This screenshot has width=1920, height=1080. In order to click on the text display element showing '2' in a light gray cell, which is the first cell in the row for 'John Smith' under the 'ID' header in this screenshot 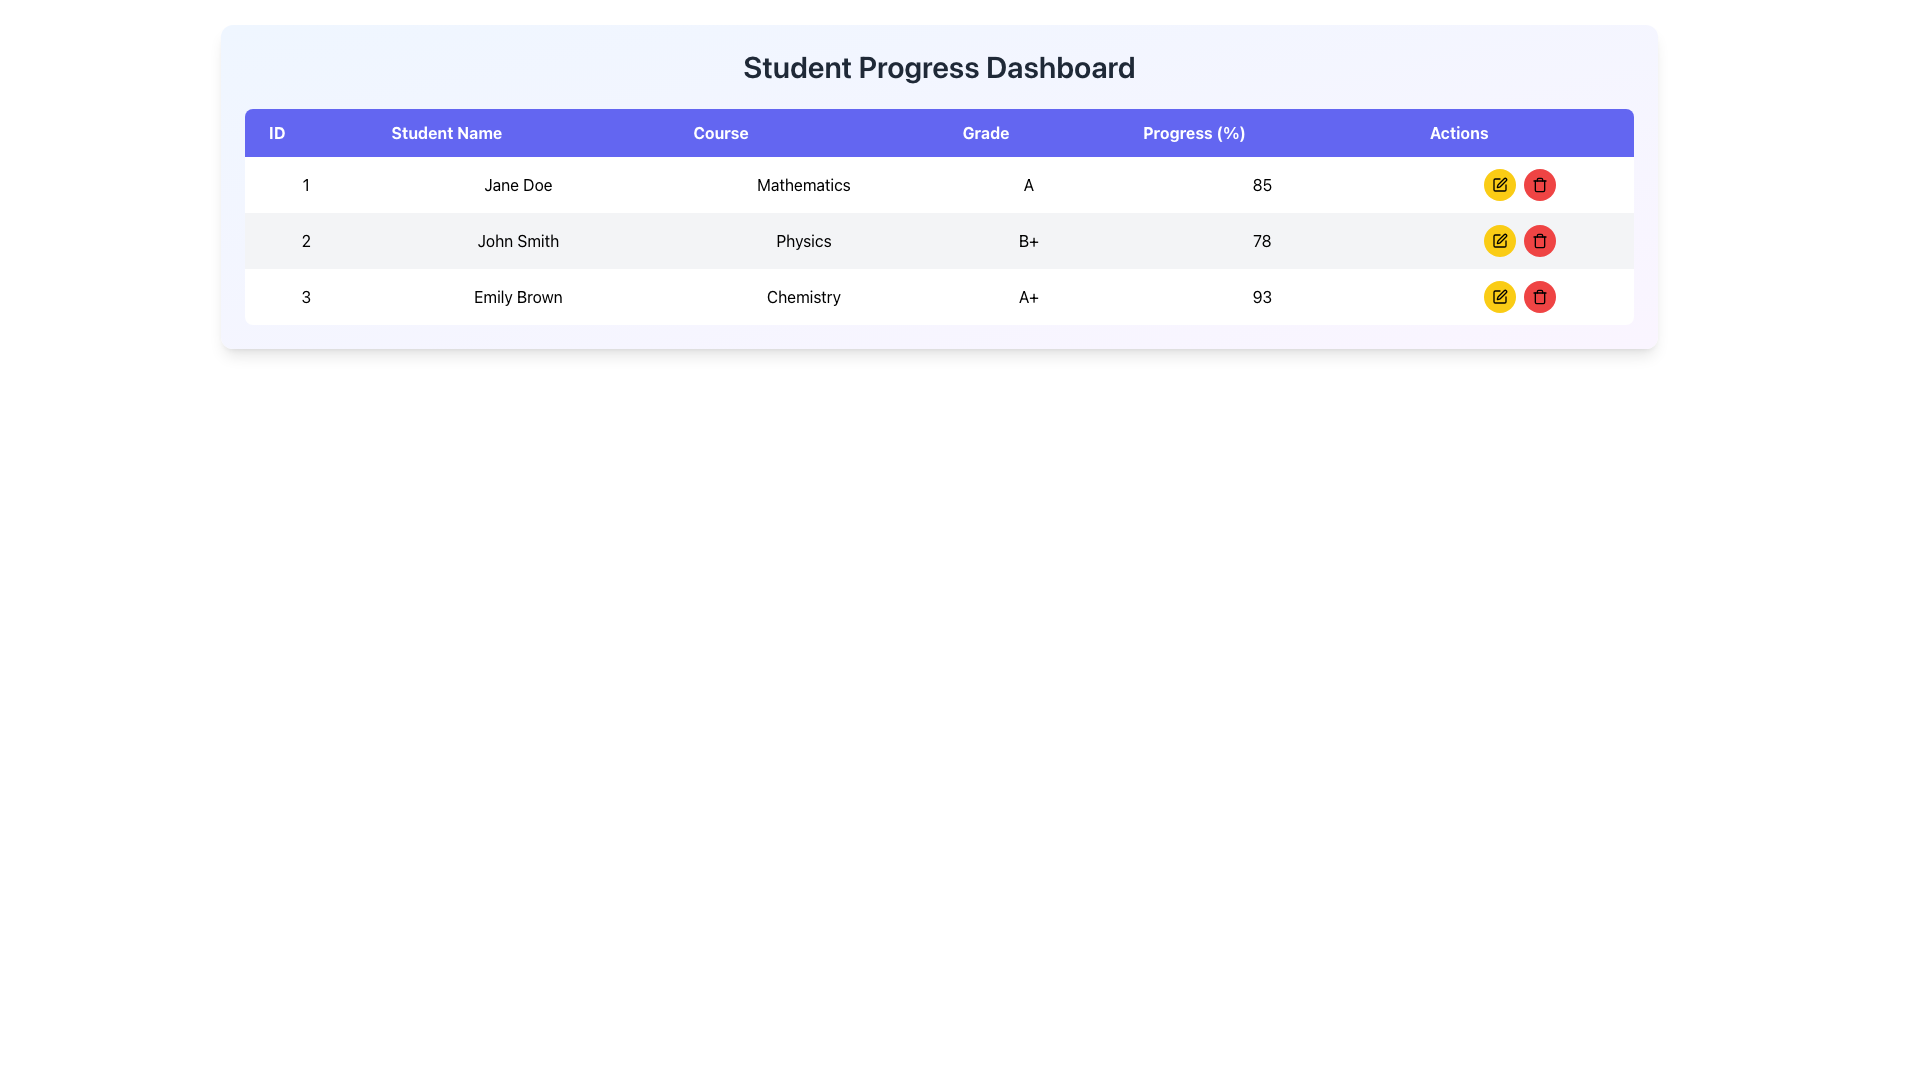, I will do `click(305, 239)`.